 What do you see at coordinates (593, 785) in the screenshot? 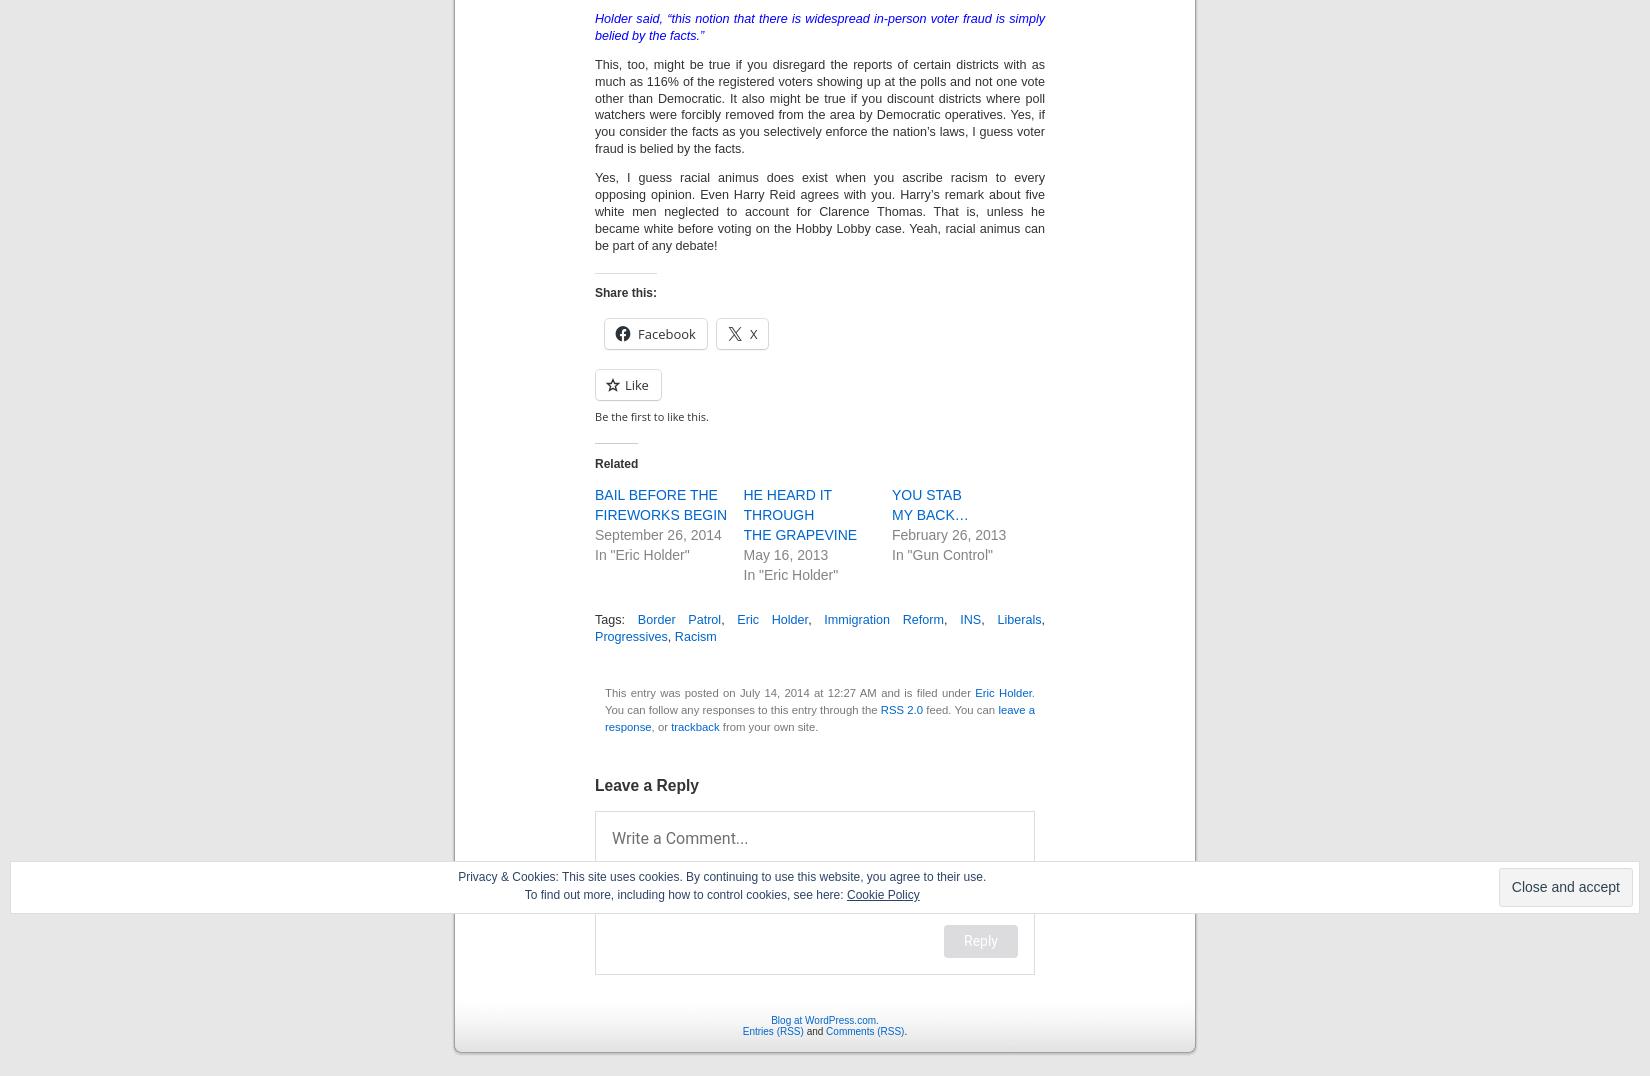
I see `'Leave a Reply'` at bounding box center [593, 785].